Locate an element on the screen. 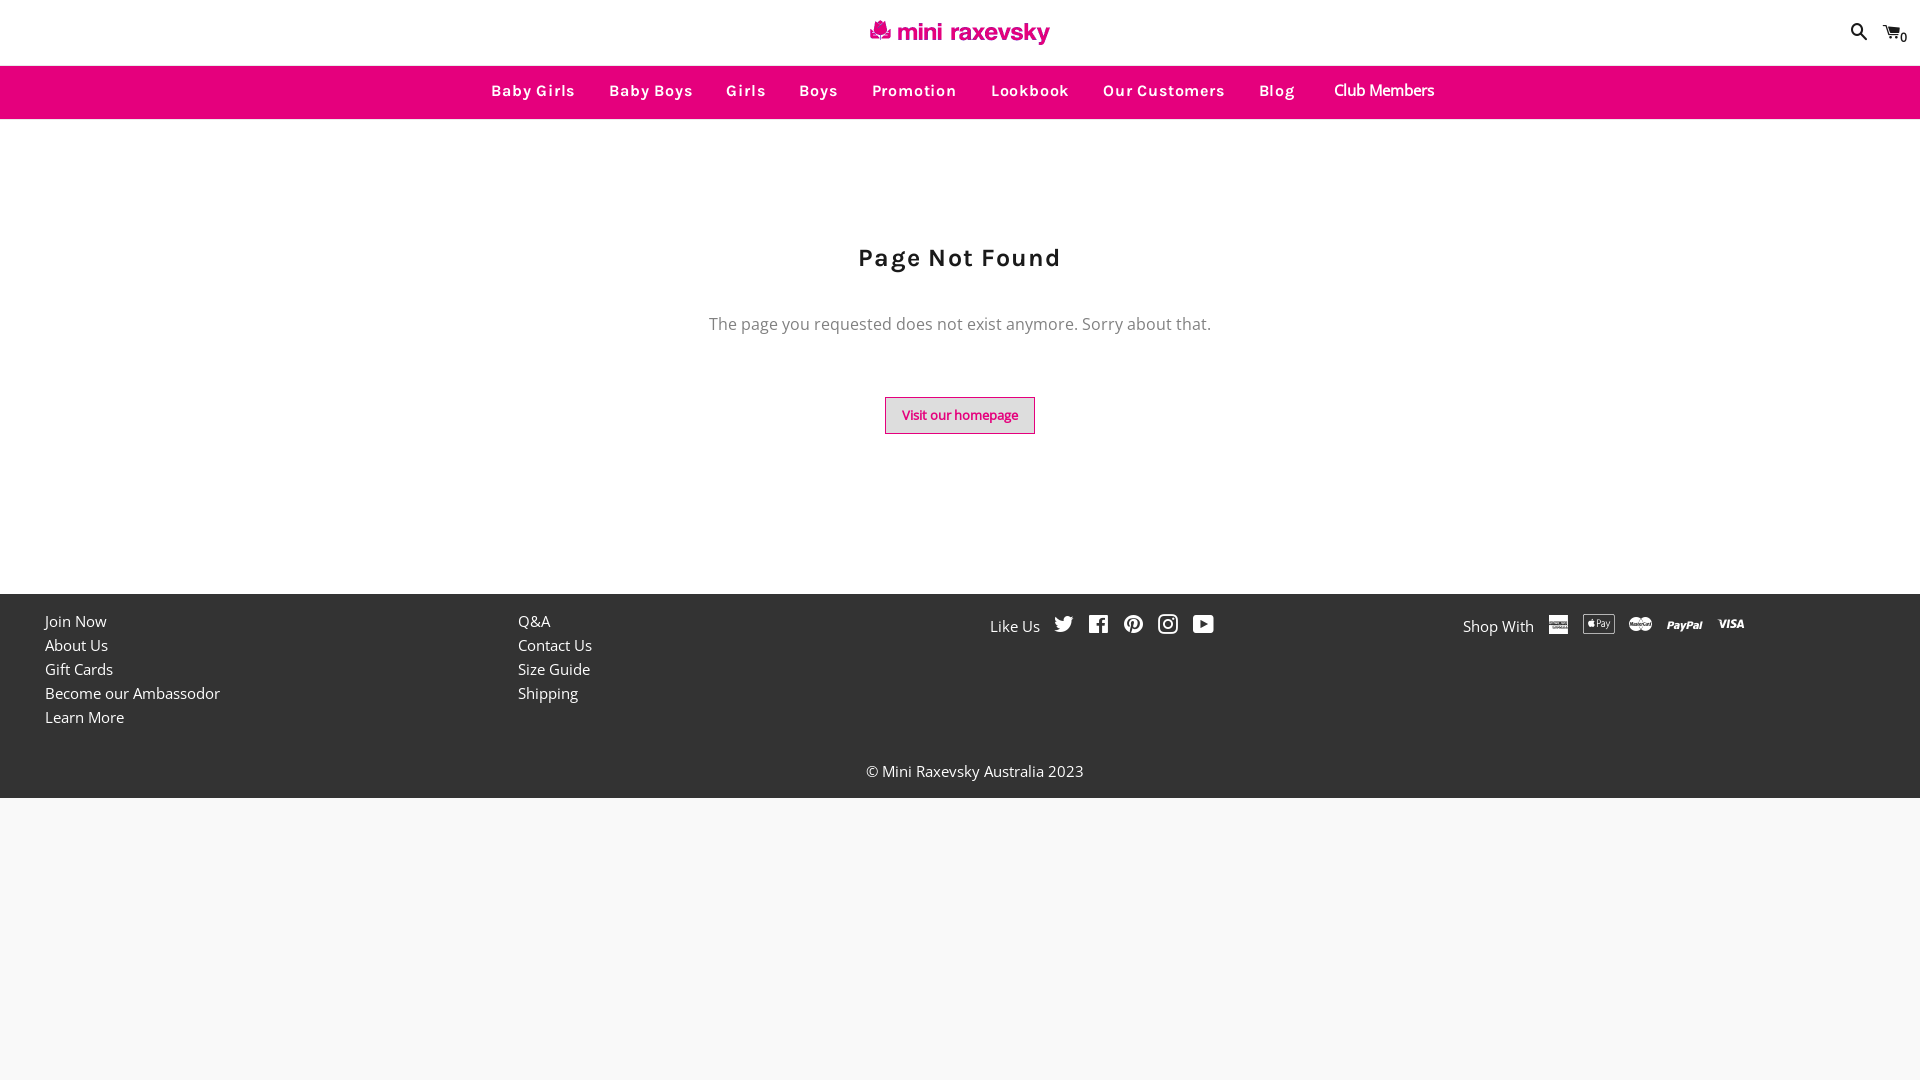 Image resolution: width=1920 pixels, height=1080 pixels. 'YouTube' is located at coordinates (1202, 624).